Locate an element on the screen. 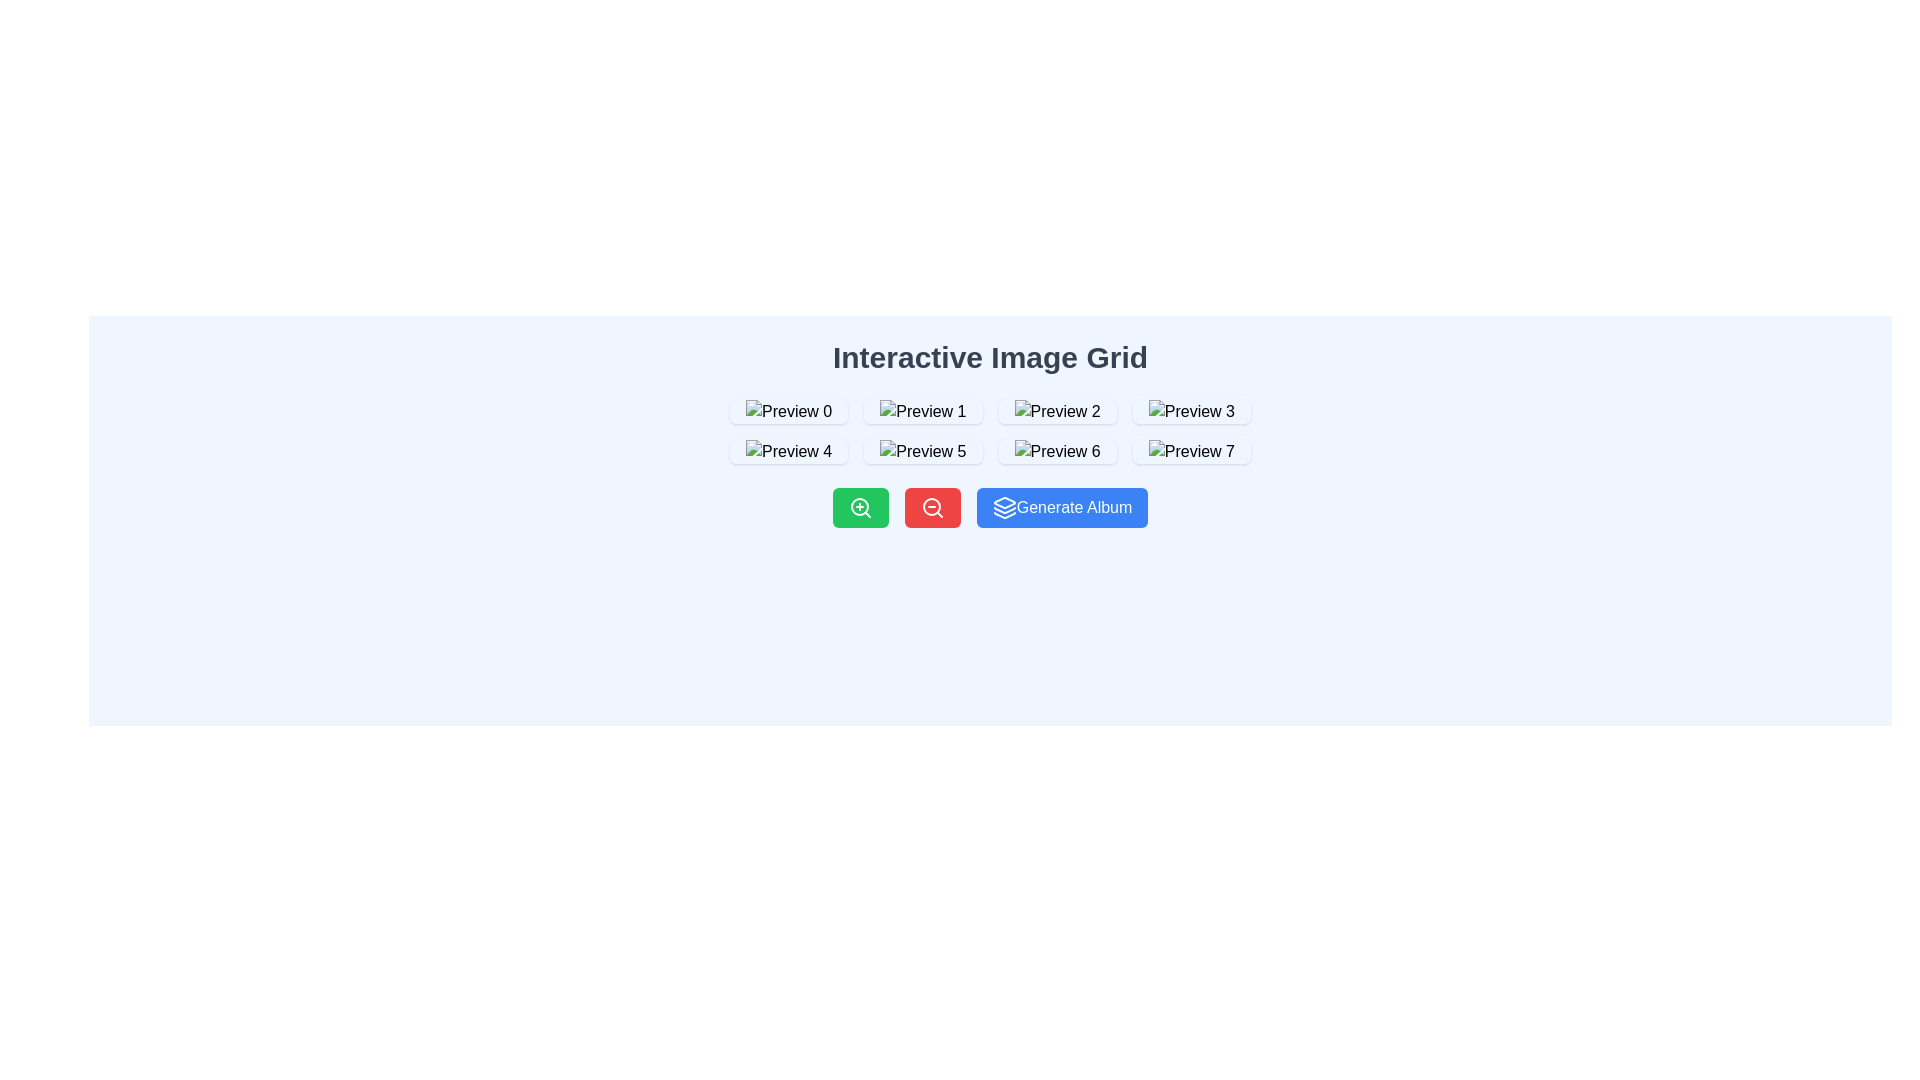 Image resolution: width=1920 pixels, height=1080 pixels. the preview image associated with item 6, which is the seventh item in the grid layout located in the lower right quadrant is located at coordinates (1056, 451).